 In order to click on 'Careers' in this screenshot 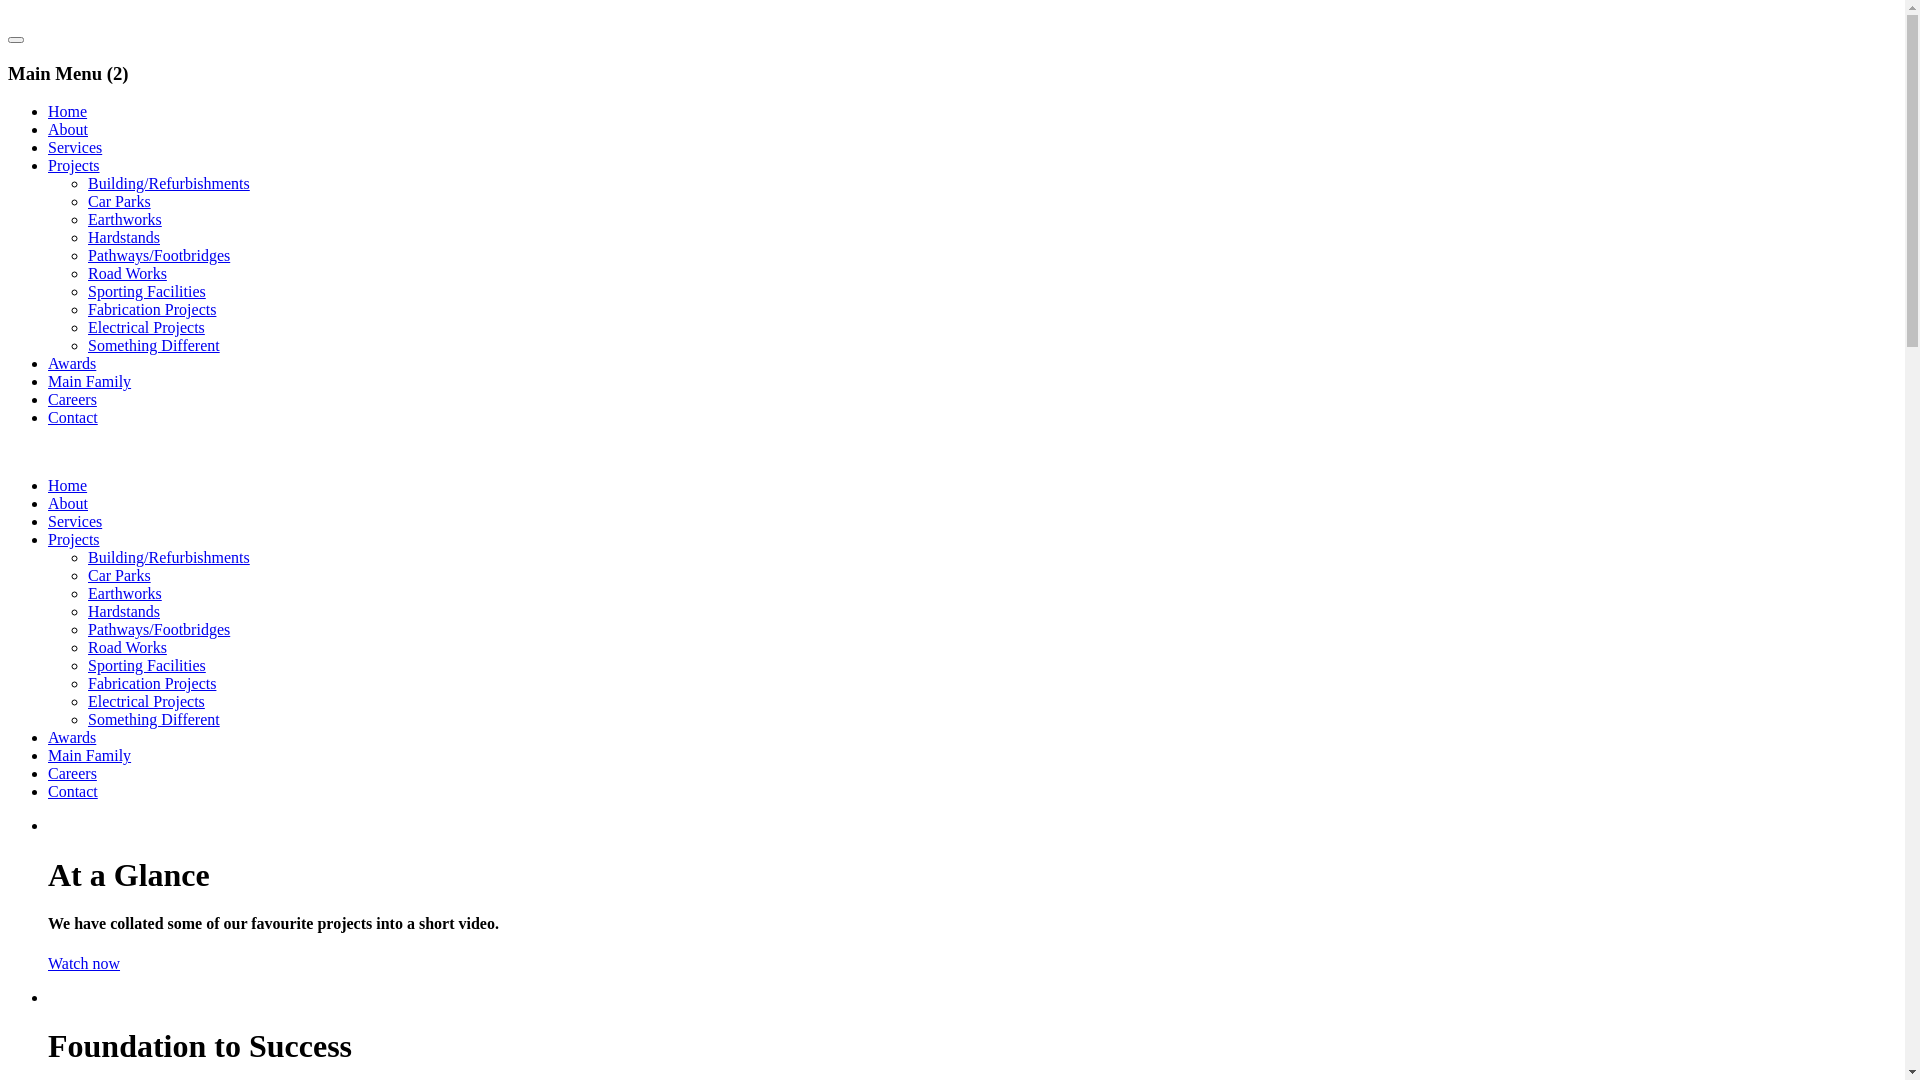, I will do `click(72, 399)`.